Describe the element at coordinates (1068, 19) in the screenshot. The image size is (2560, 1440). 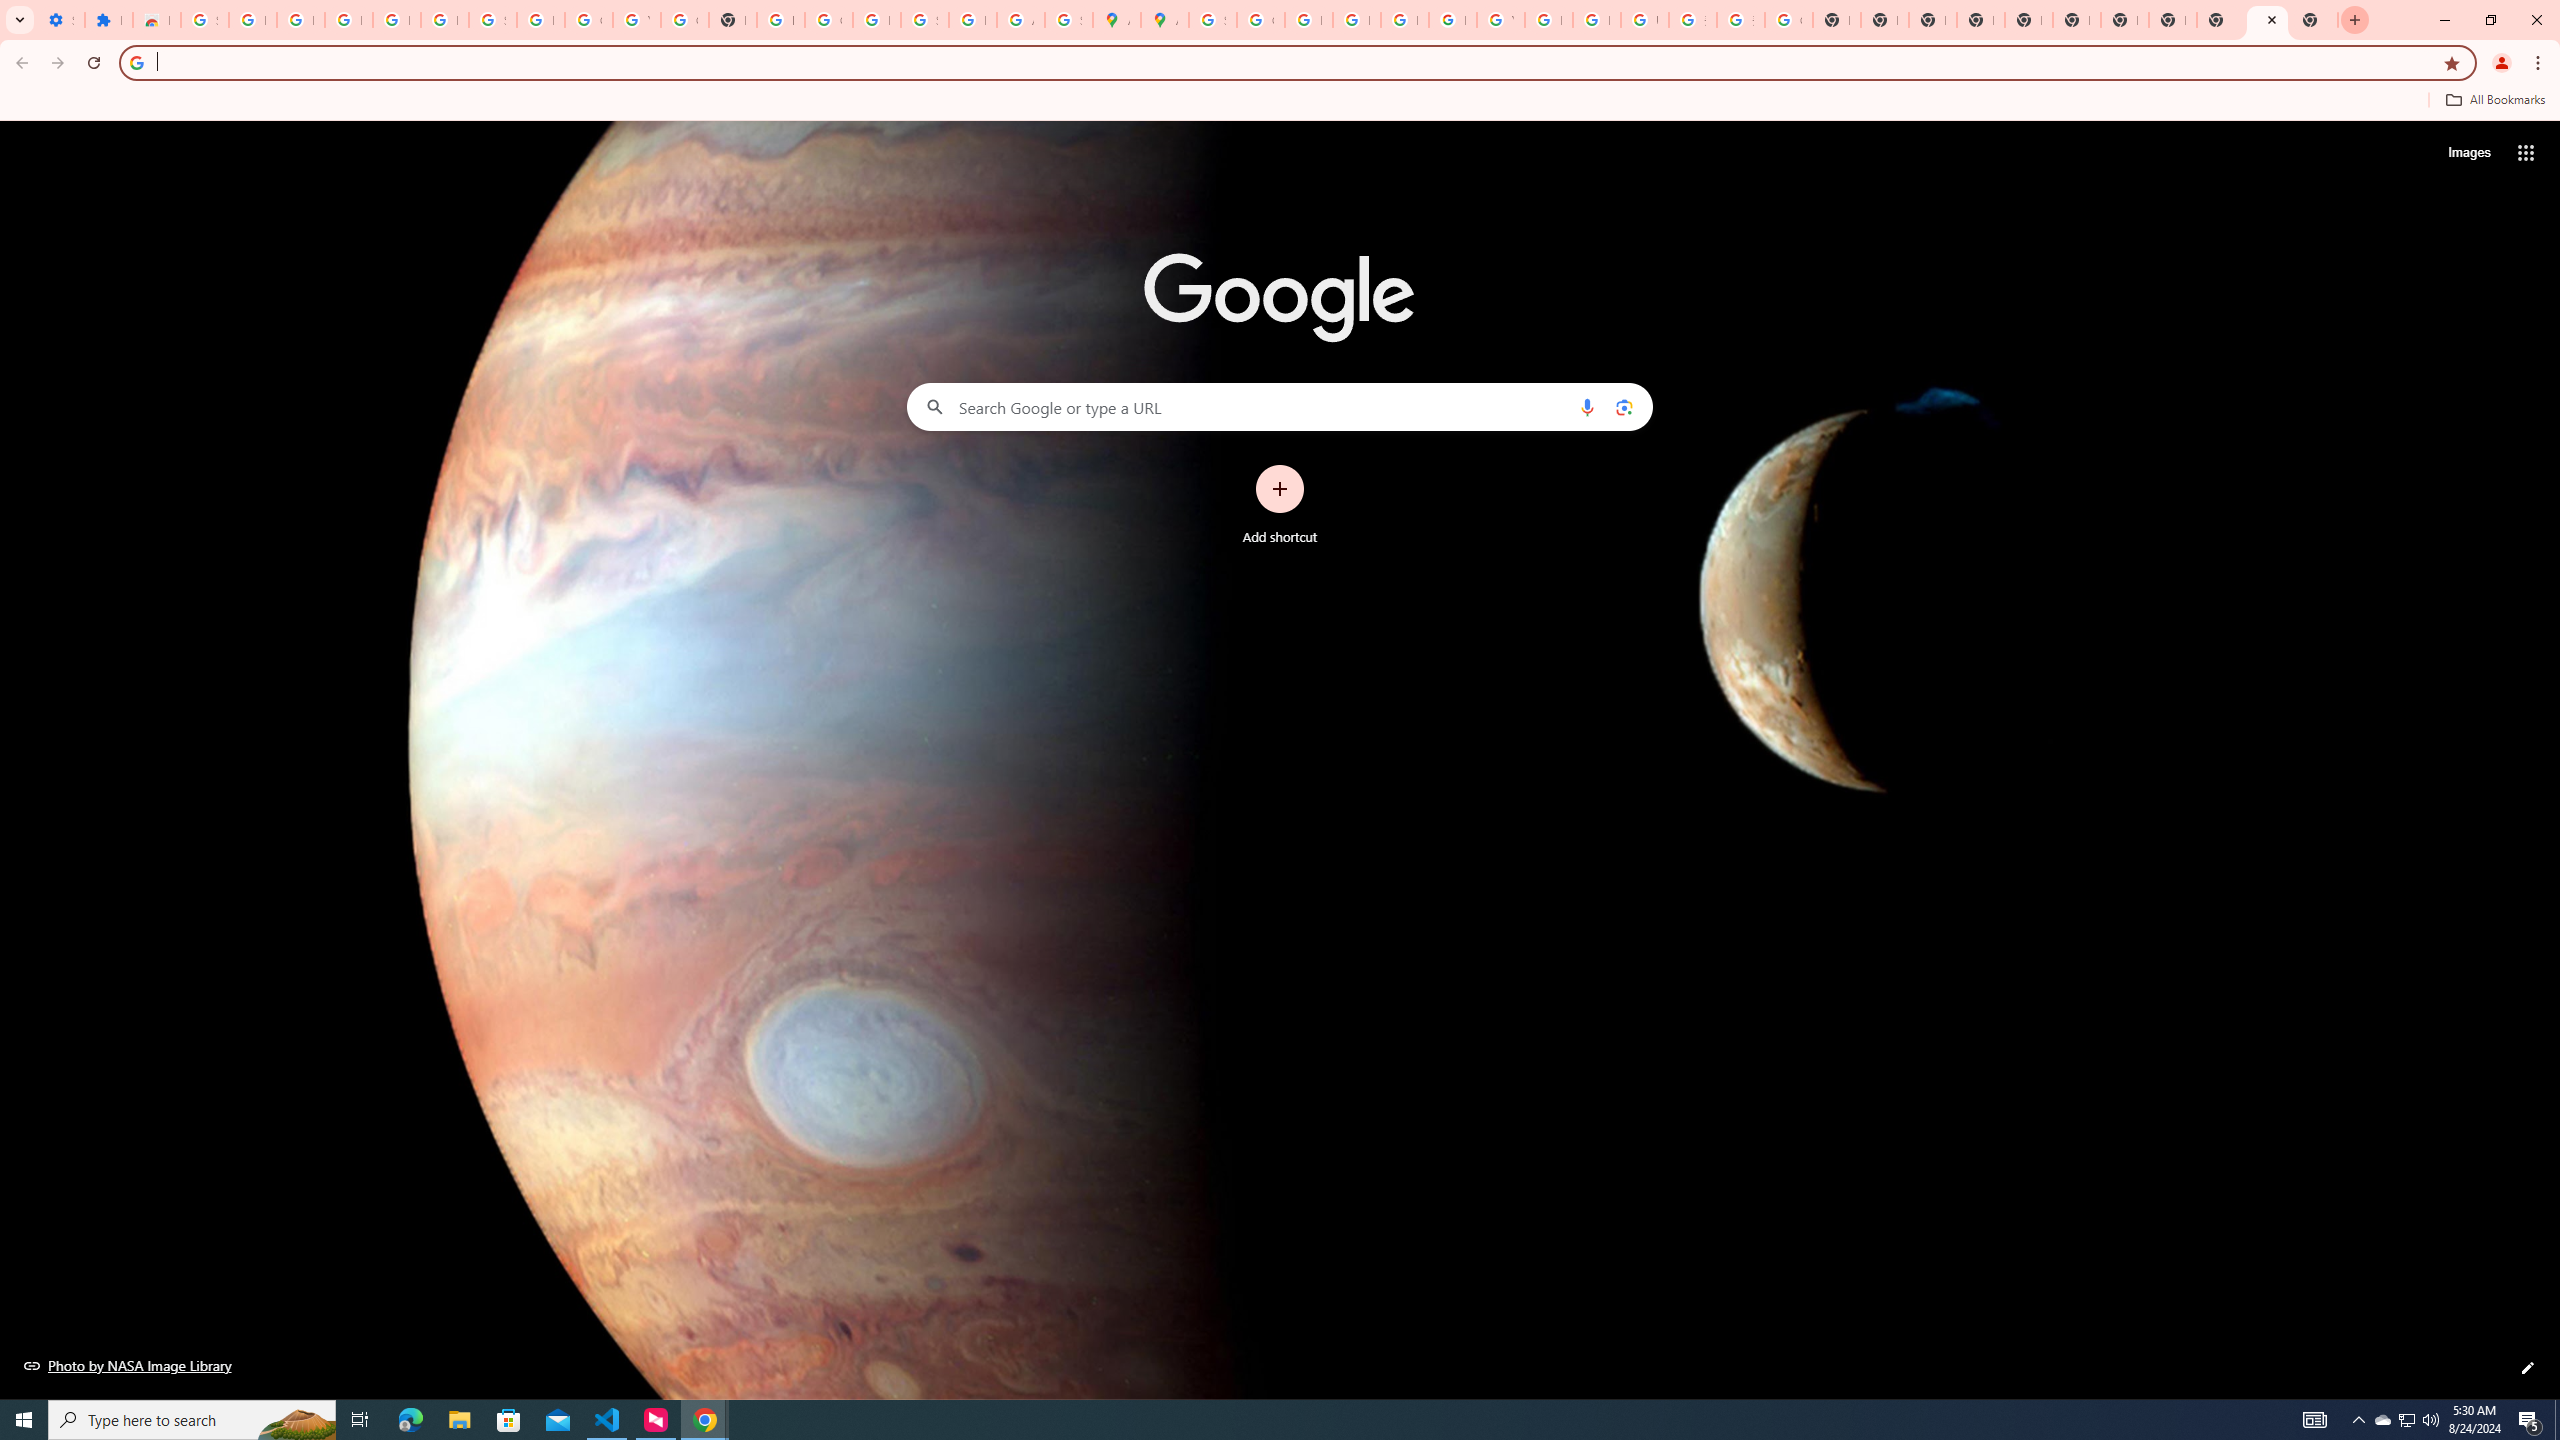
I see `'Safety in Our Products - Google Safety Center'` at that location.